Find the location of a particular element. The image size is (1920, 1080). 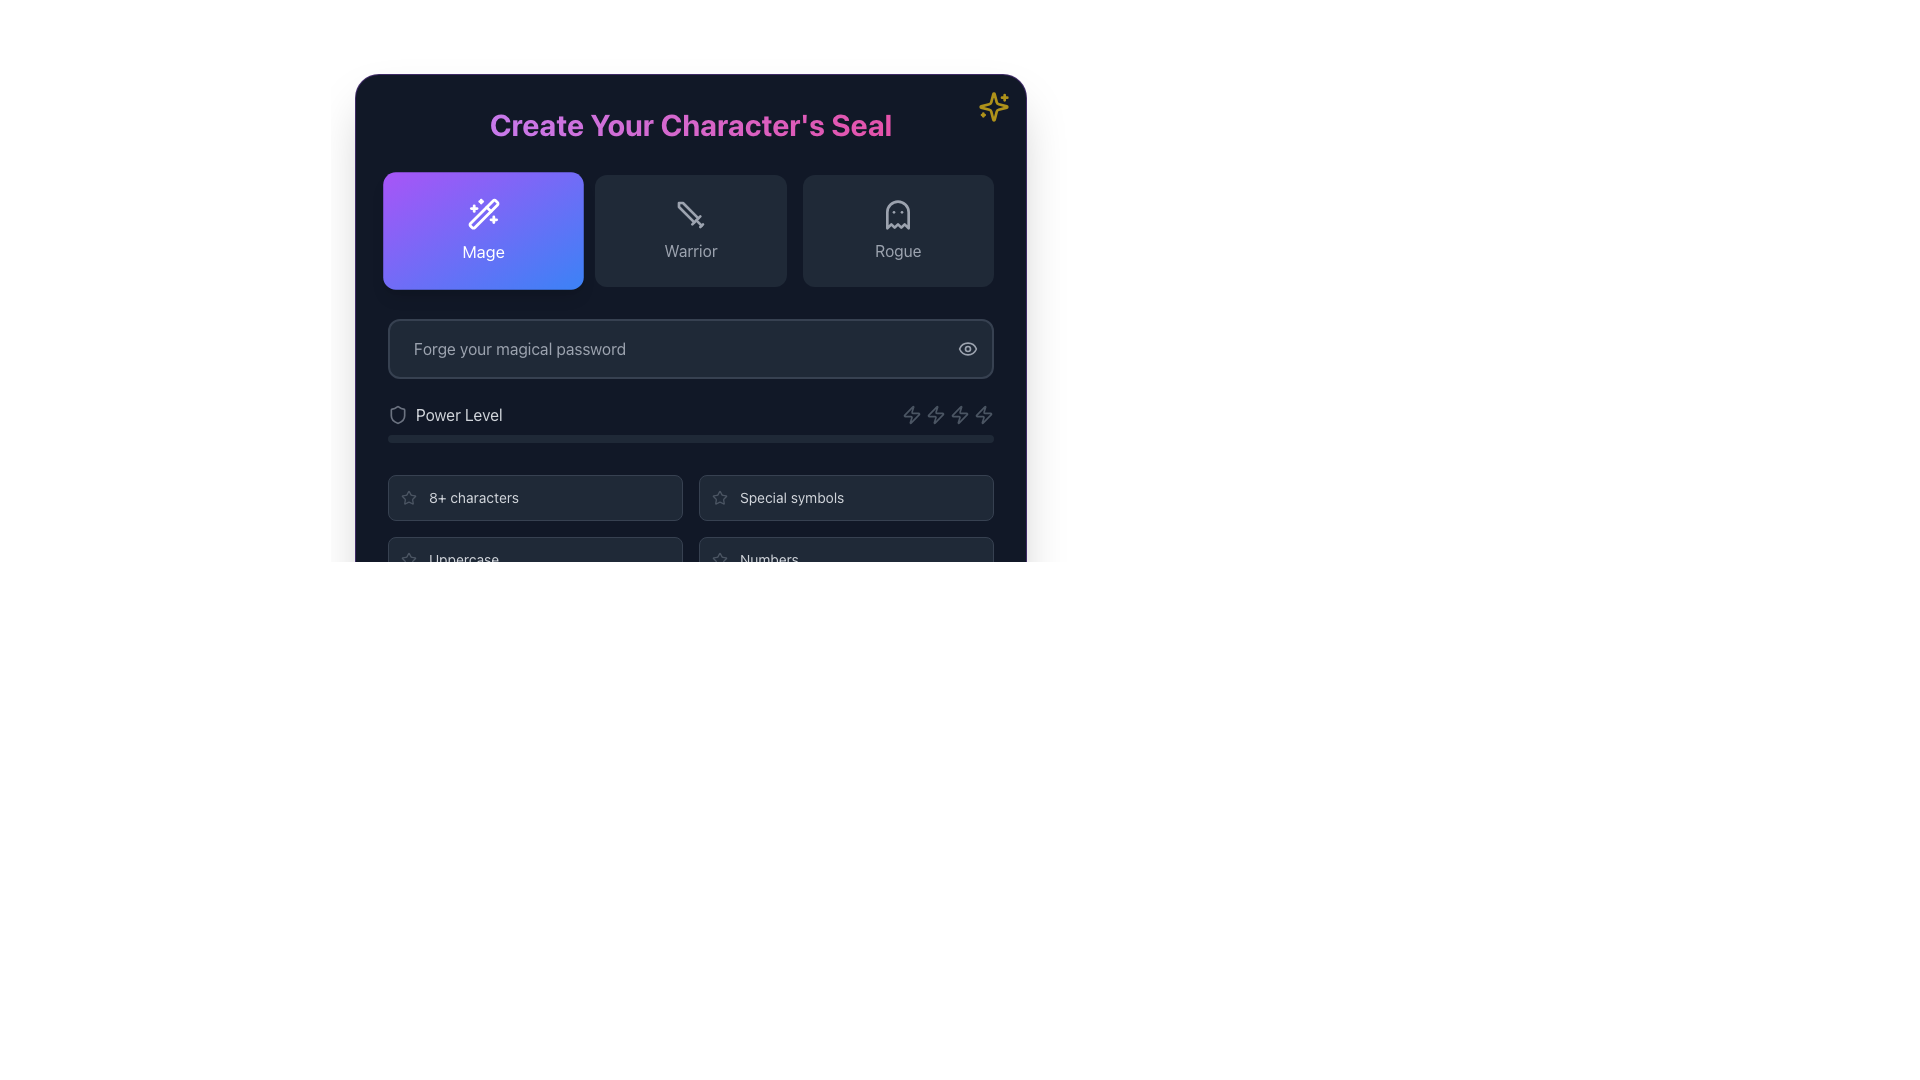

the lightning bolt icon, which is the seventh in a series of horizontally aligned icons located at the bottom right of a password input field is located at coordinates (983, 414).